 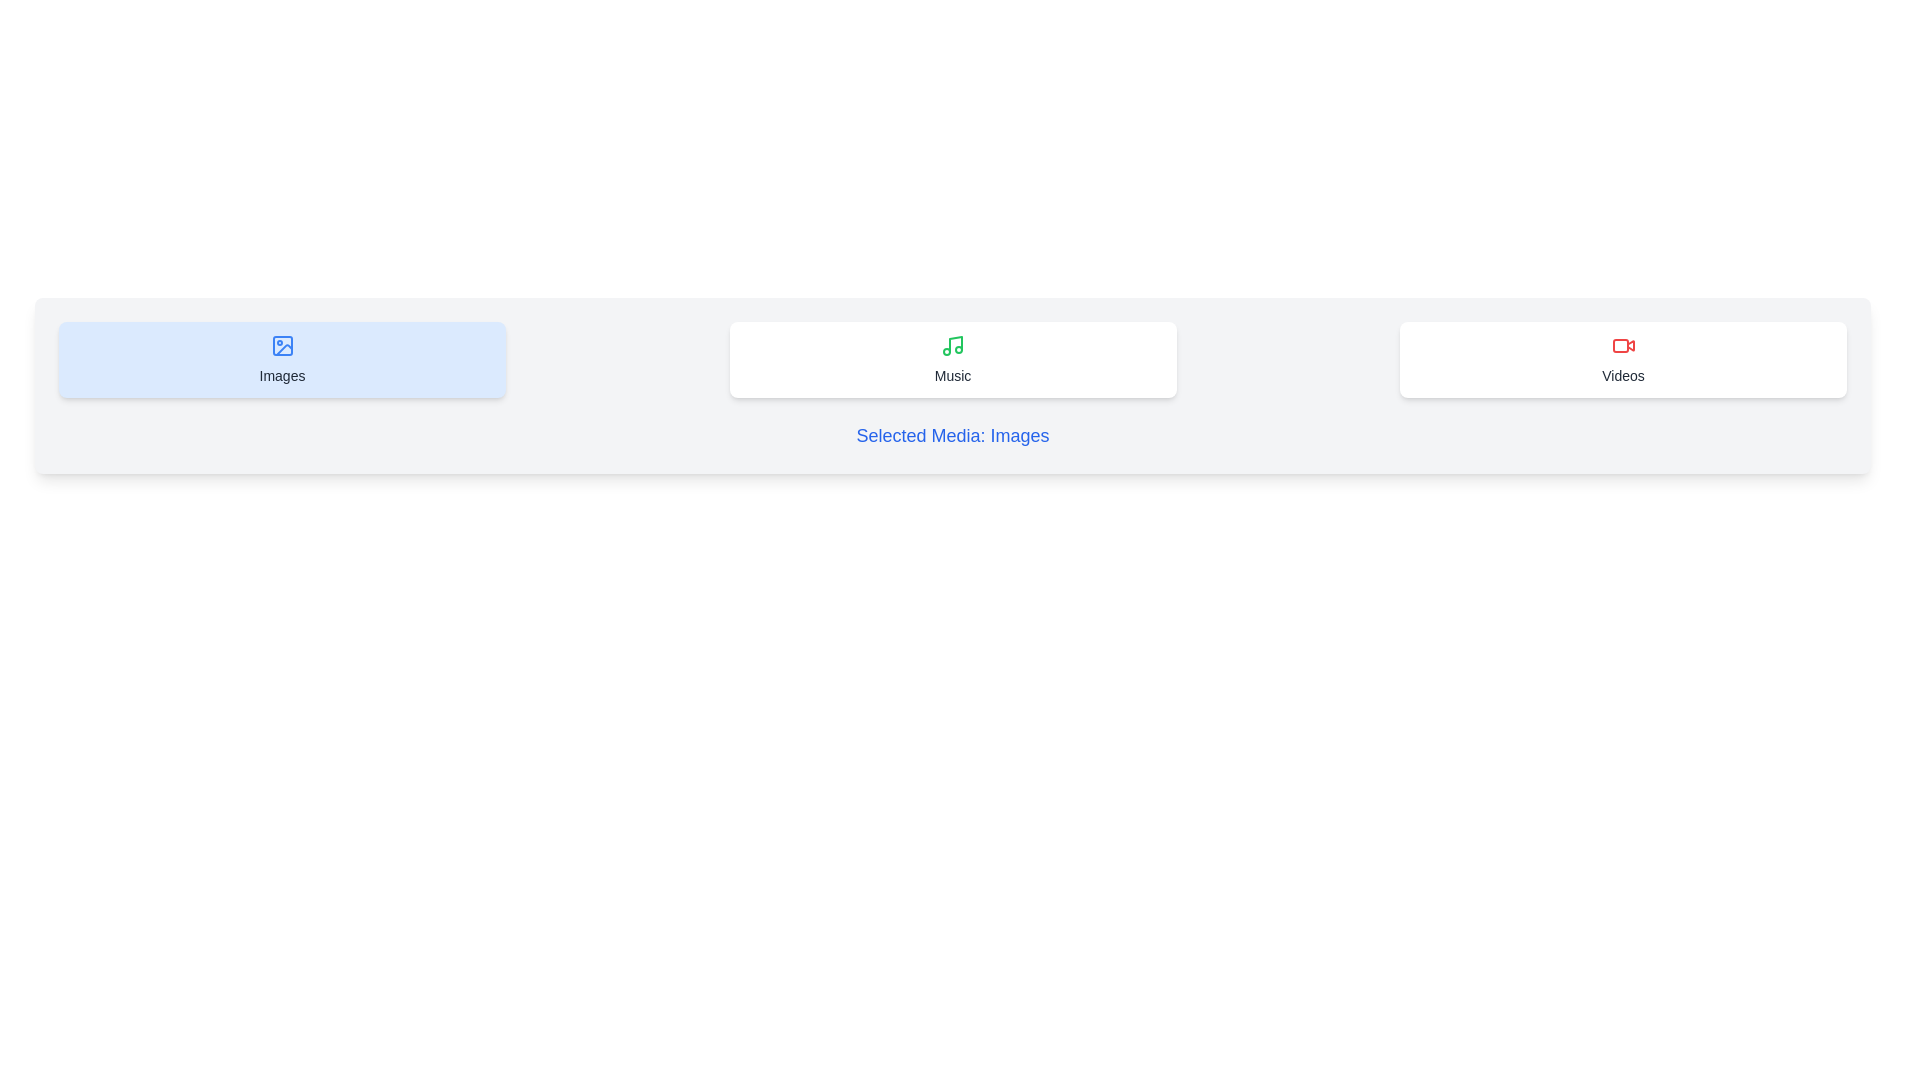 I want to click on the Videos button to observe its hover effect, so click(x=1623, y=358).